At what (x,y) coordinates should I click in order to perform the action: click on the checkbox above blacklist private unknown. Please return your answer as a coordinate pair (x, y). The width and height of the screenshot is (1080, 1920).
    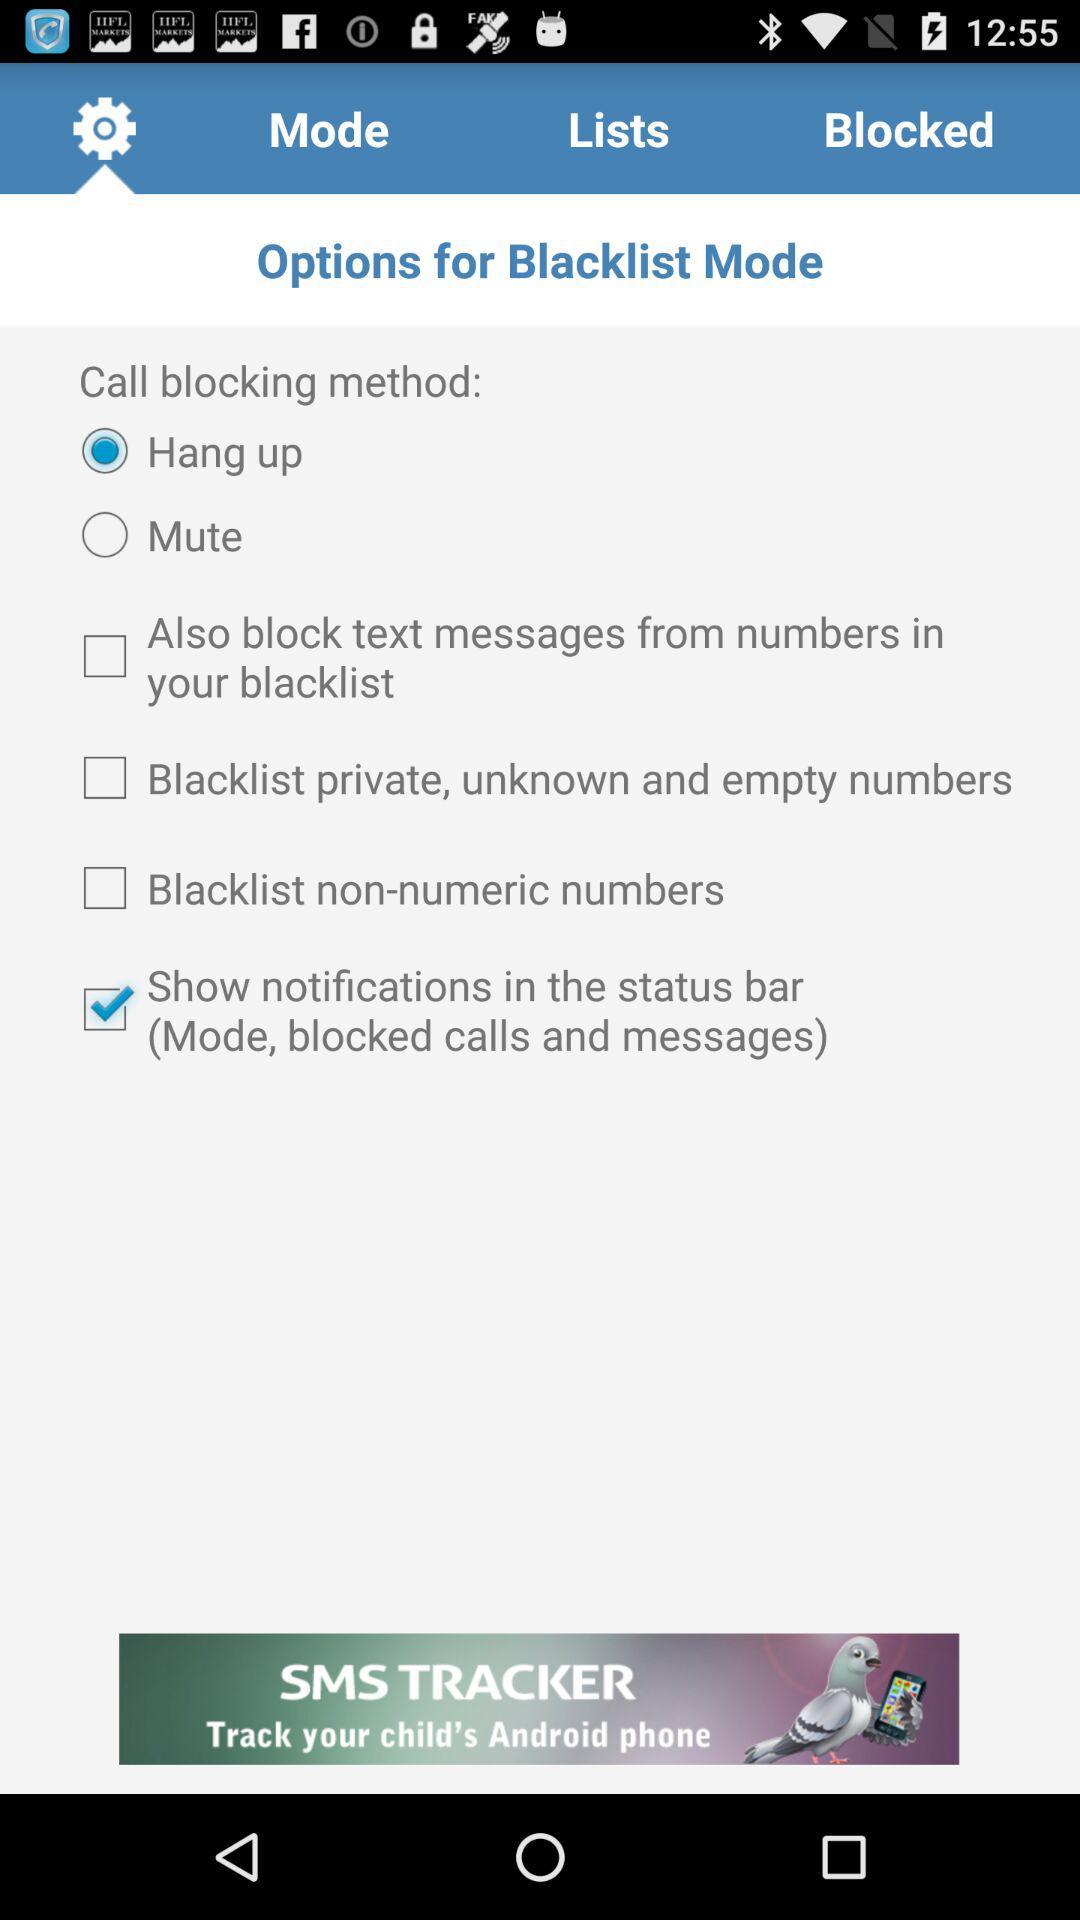
    Looking at the image, I should click on (540, 656).